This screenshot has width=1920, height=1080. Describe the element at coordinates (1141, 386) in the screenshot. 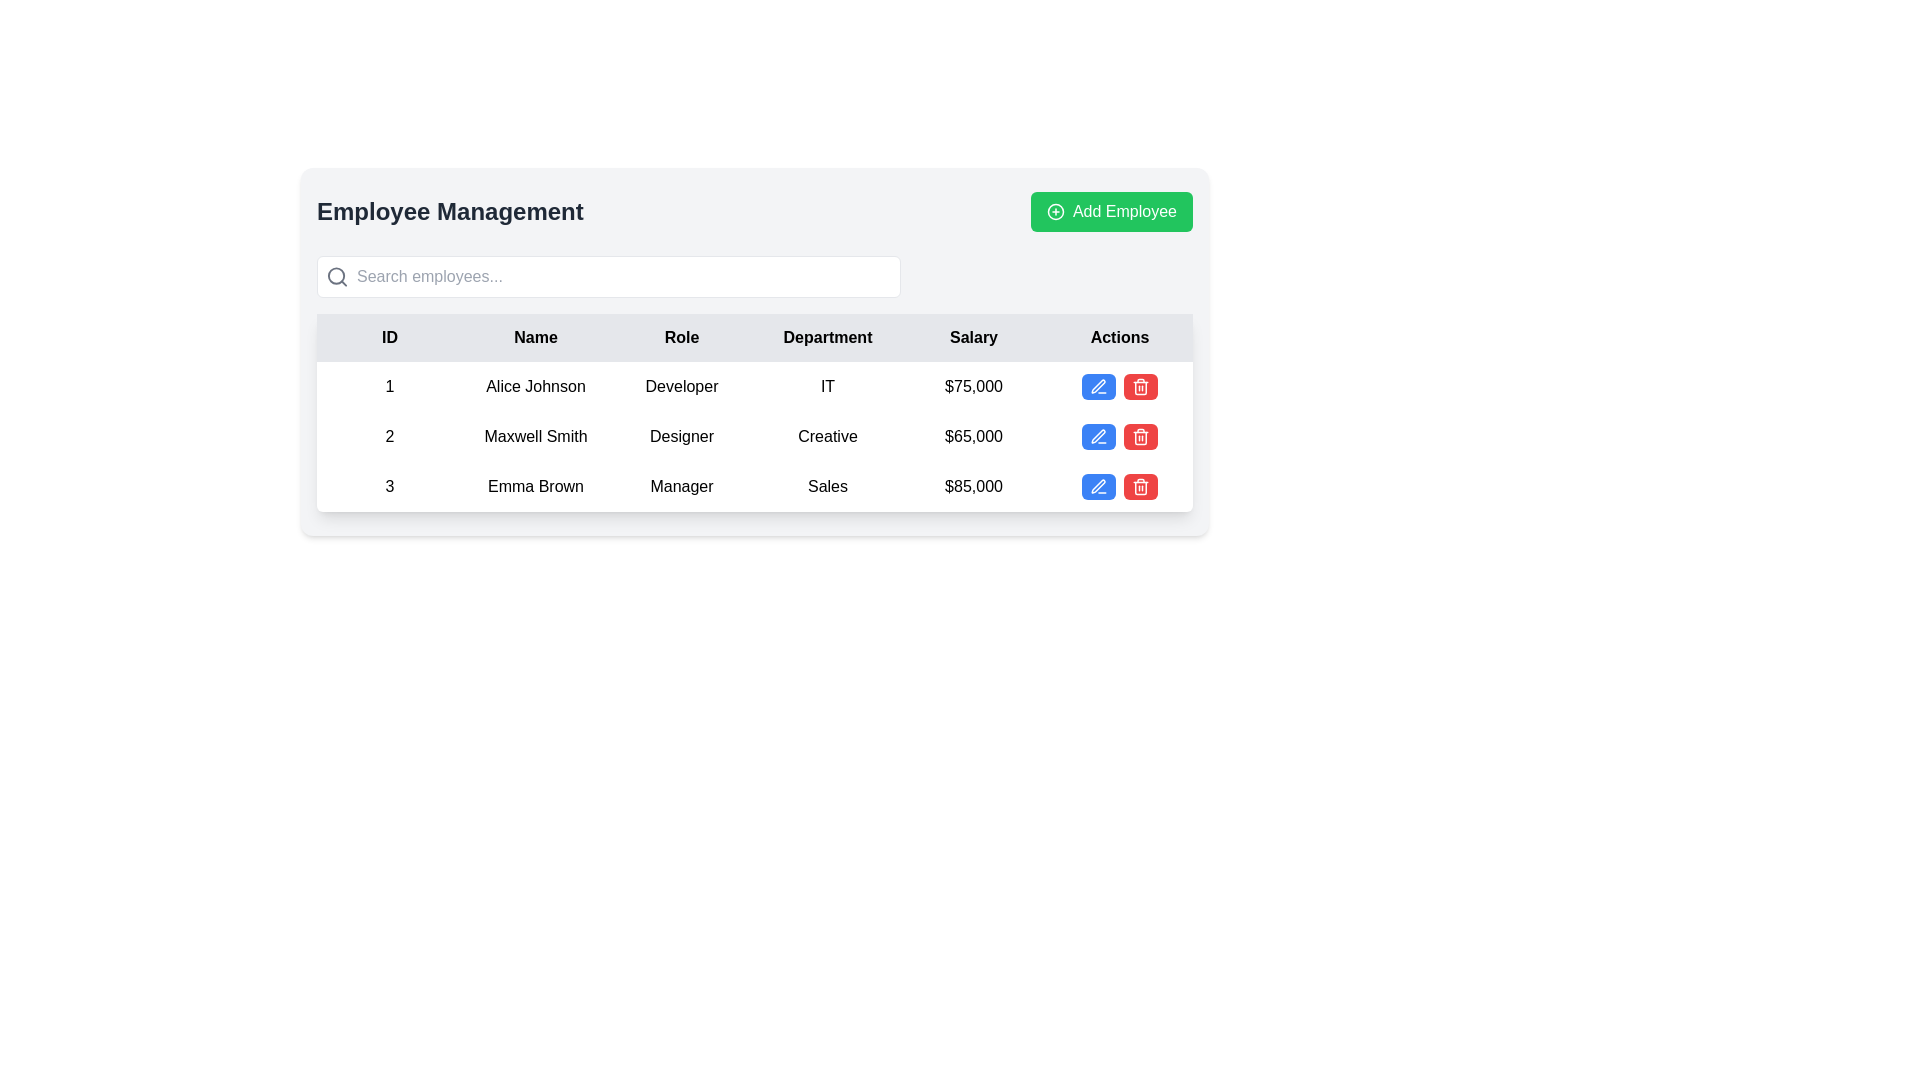

I see `the delete button icon in the Actions column of the third row, associated with Emma Brown` at that location.